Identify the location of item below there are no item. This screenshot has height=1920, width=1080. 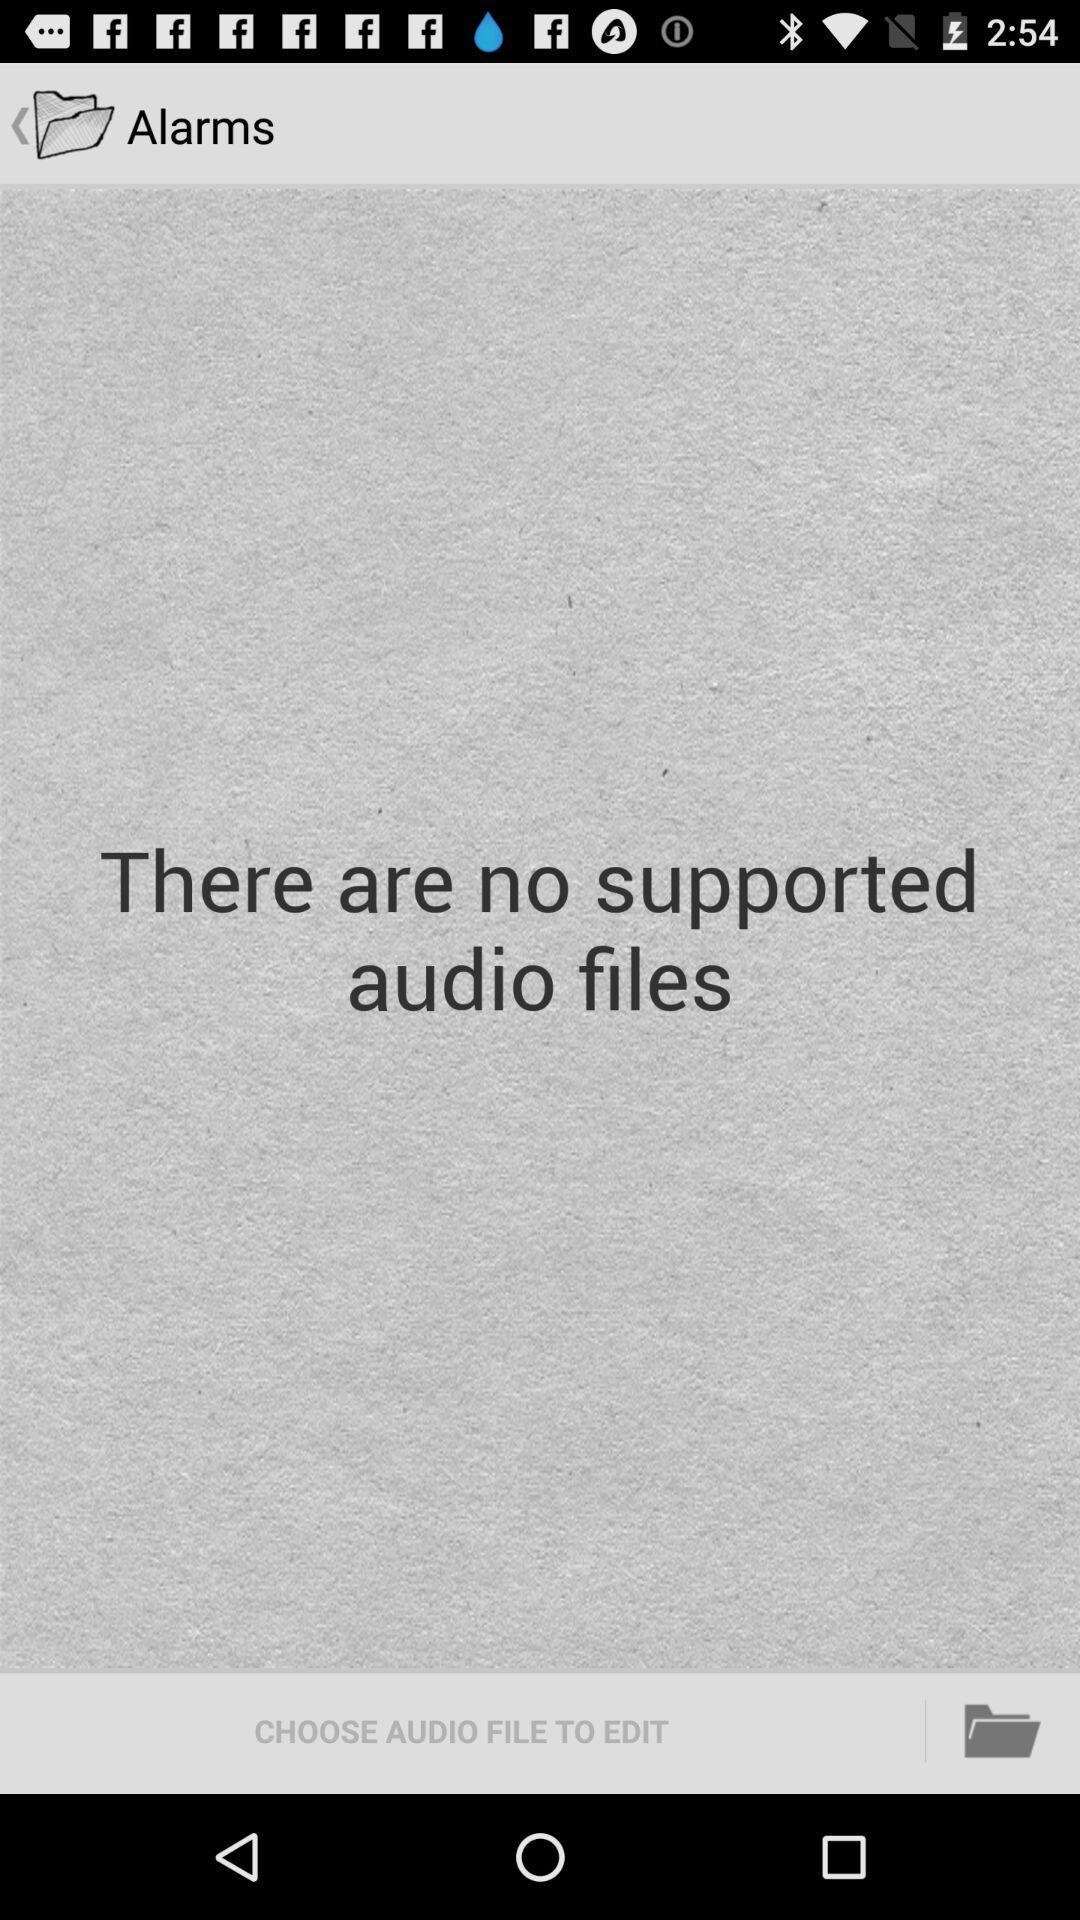
(1003, 1730).